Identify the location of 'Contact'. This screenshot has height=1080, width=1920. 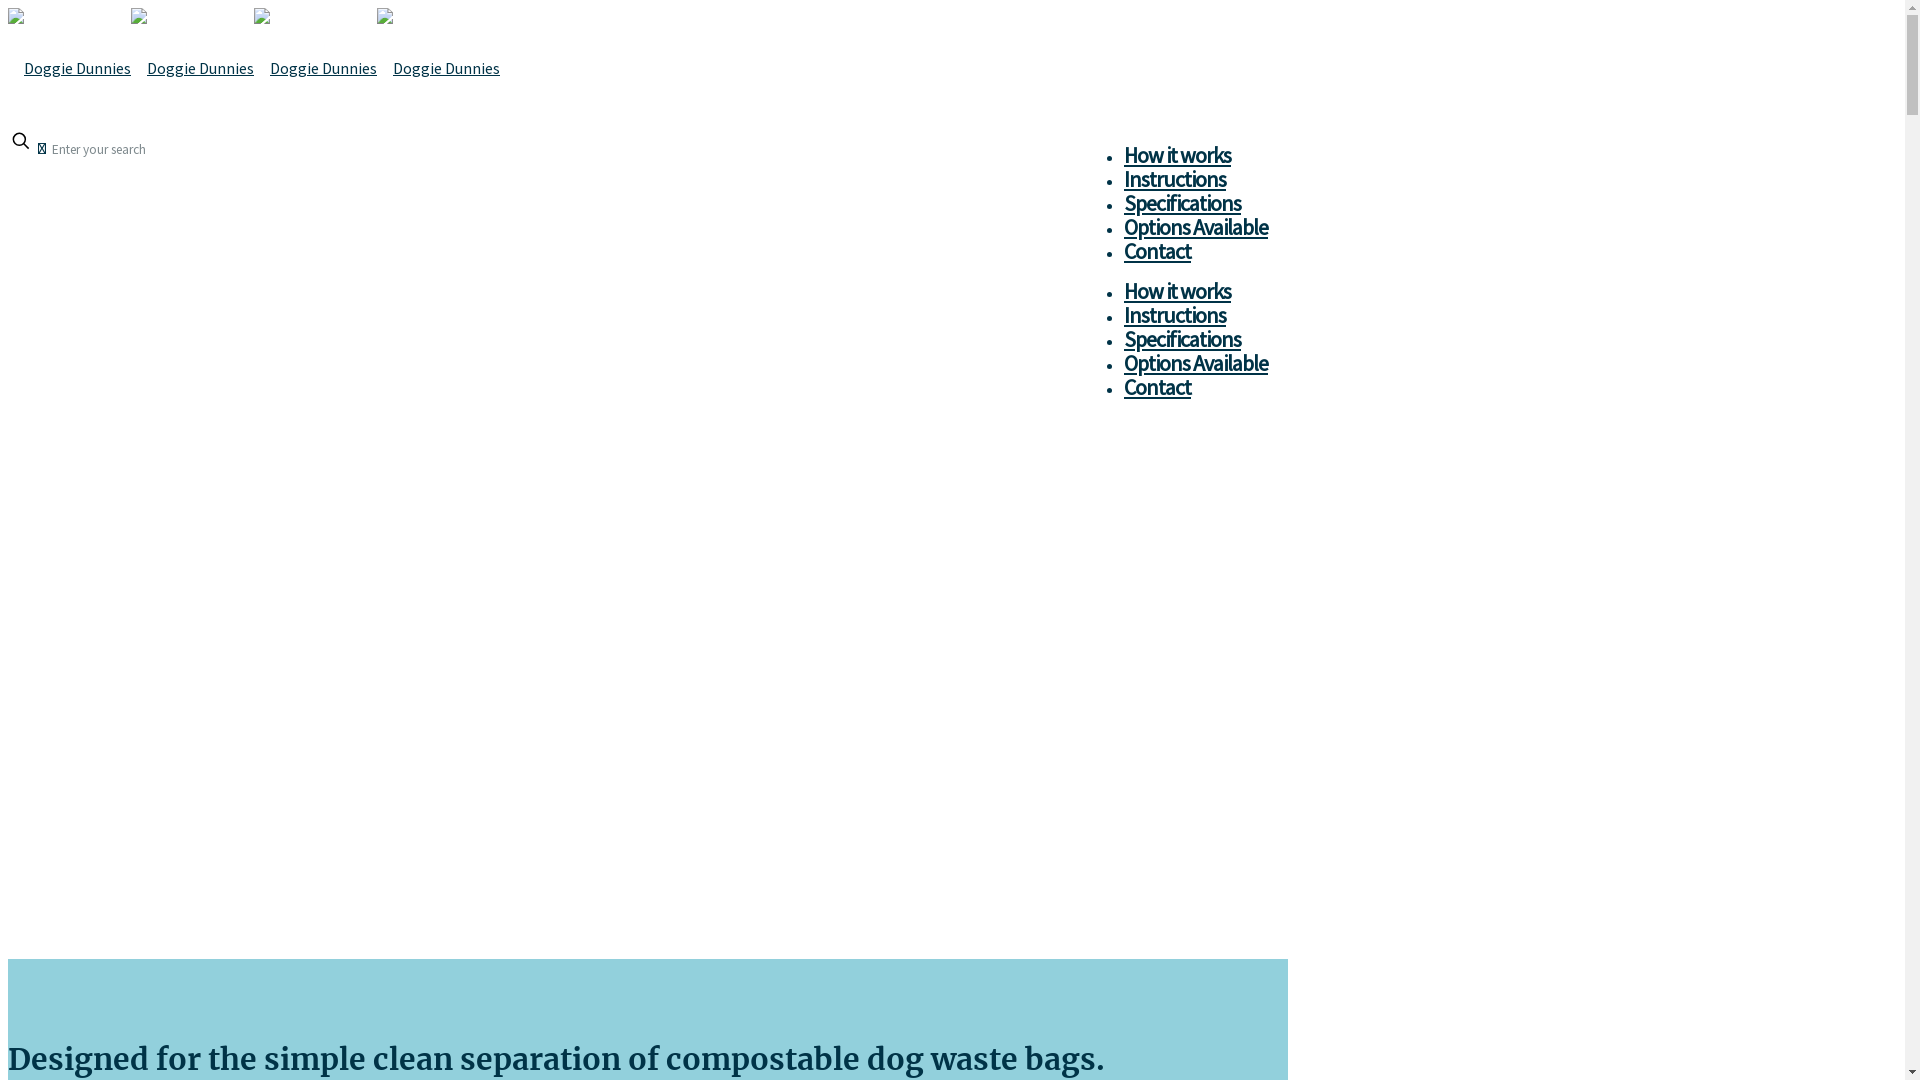
(1157, 386).